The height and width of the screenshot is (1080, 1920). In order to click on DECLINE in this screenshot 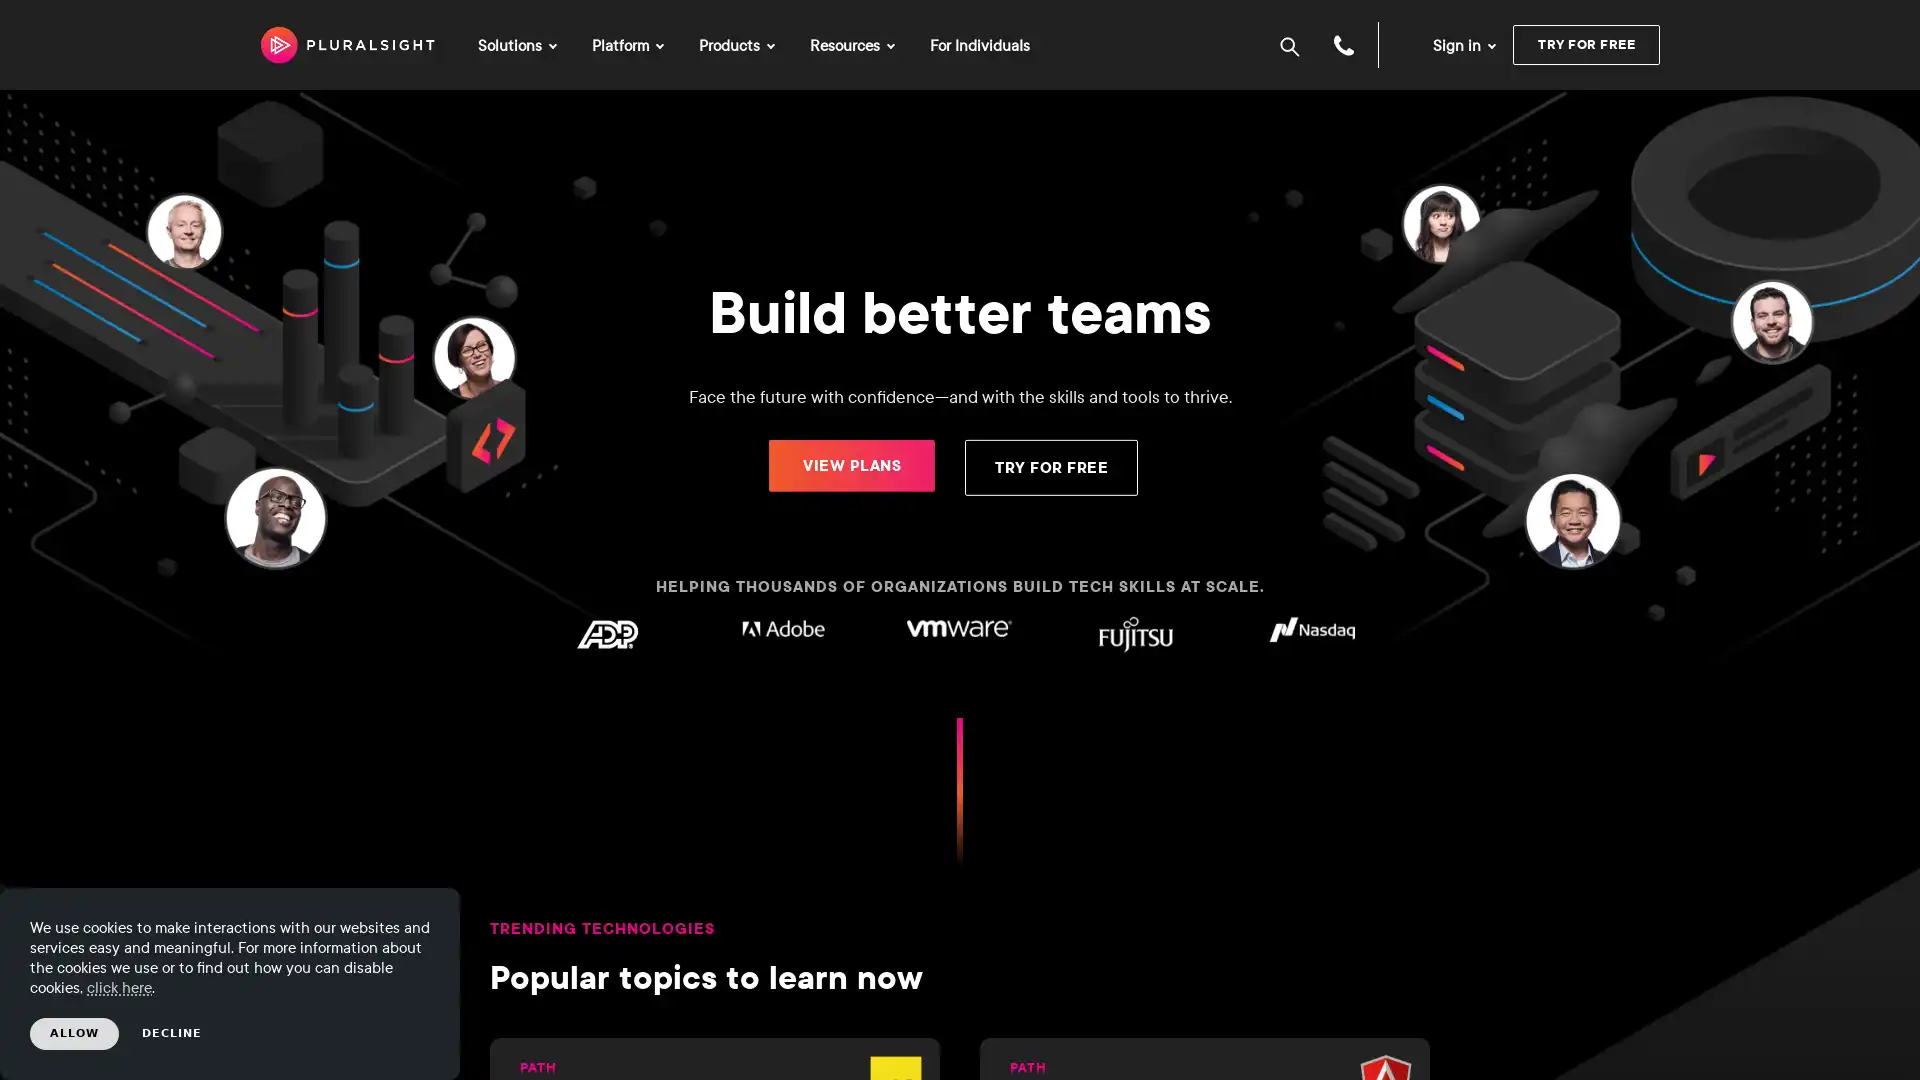, I will do `click(172, 1033)`.